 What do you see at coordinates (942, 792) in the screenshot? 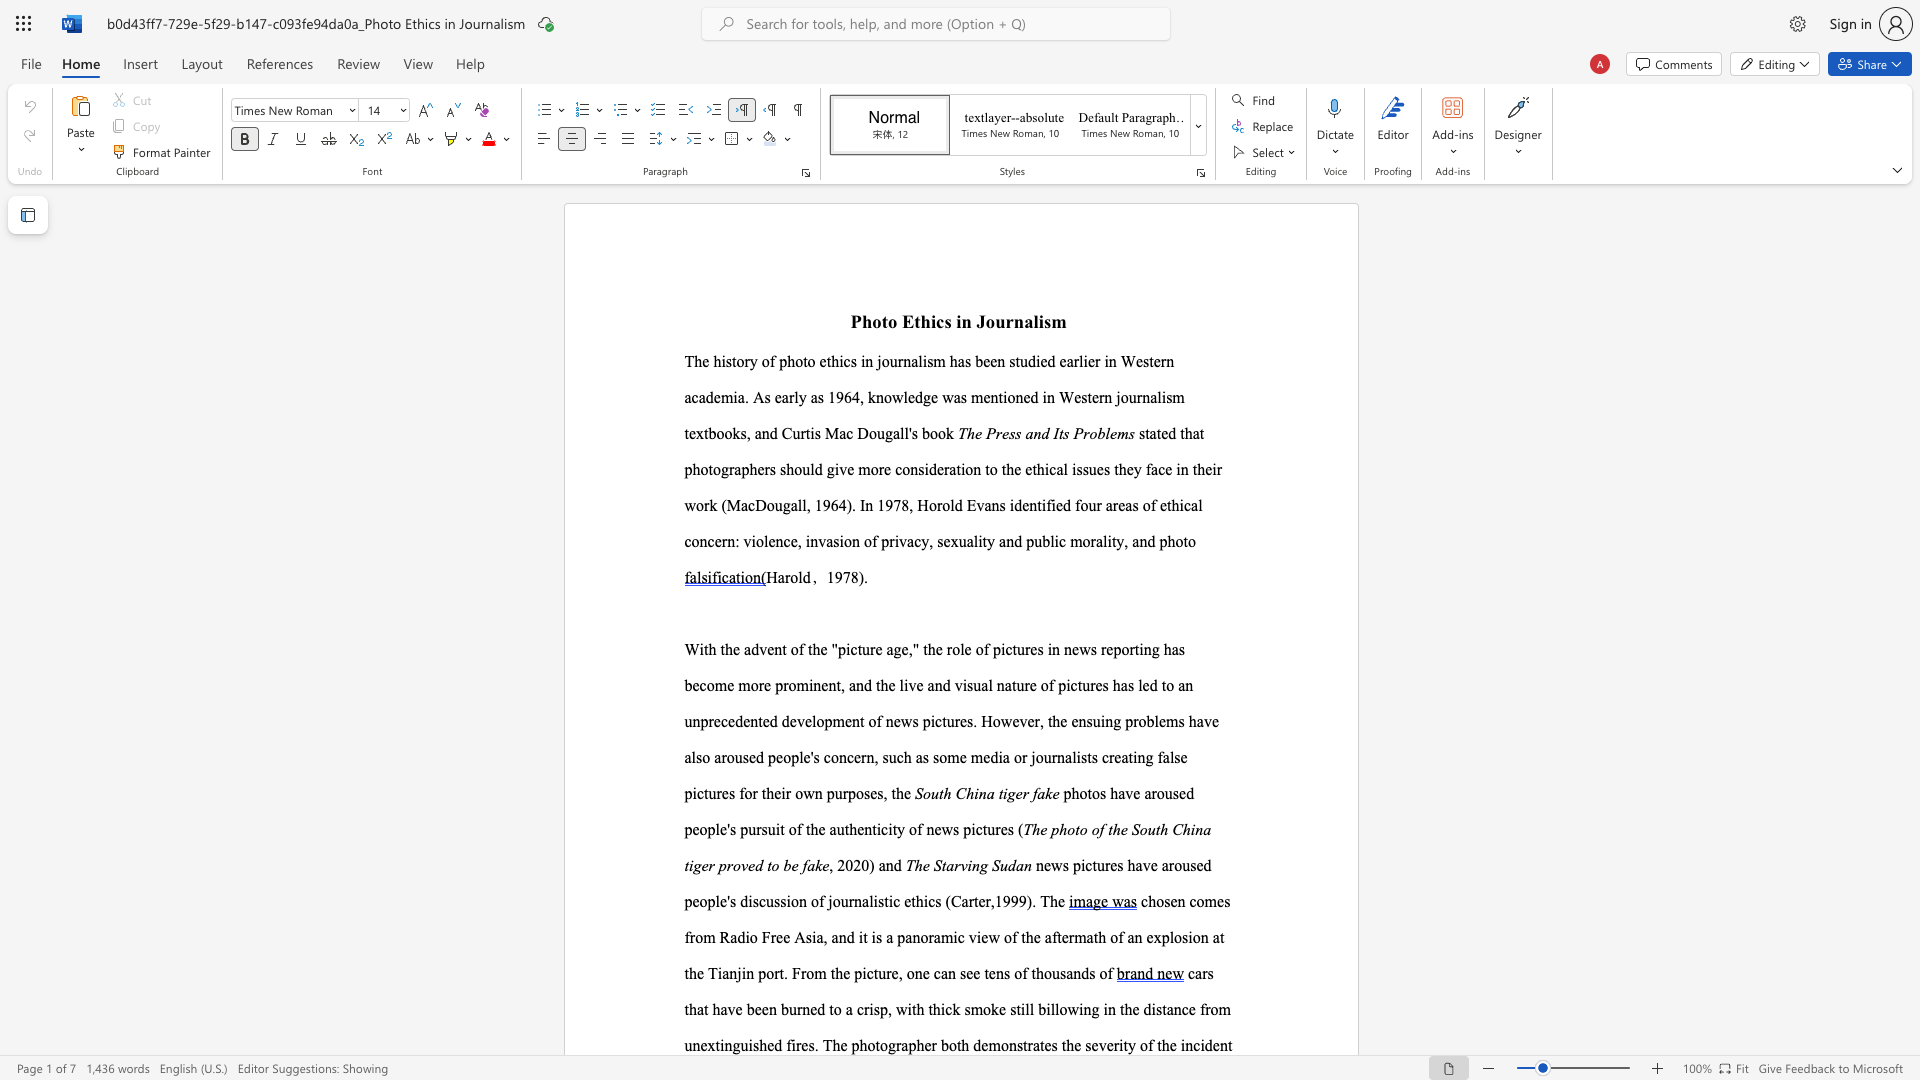
I see `the subset text "h China tig" within the text "South China tiger fake"` at bounding box center [942, 792].